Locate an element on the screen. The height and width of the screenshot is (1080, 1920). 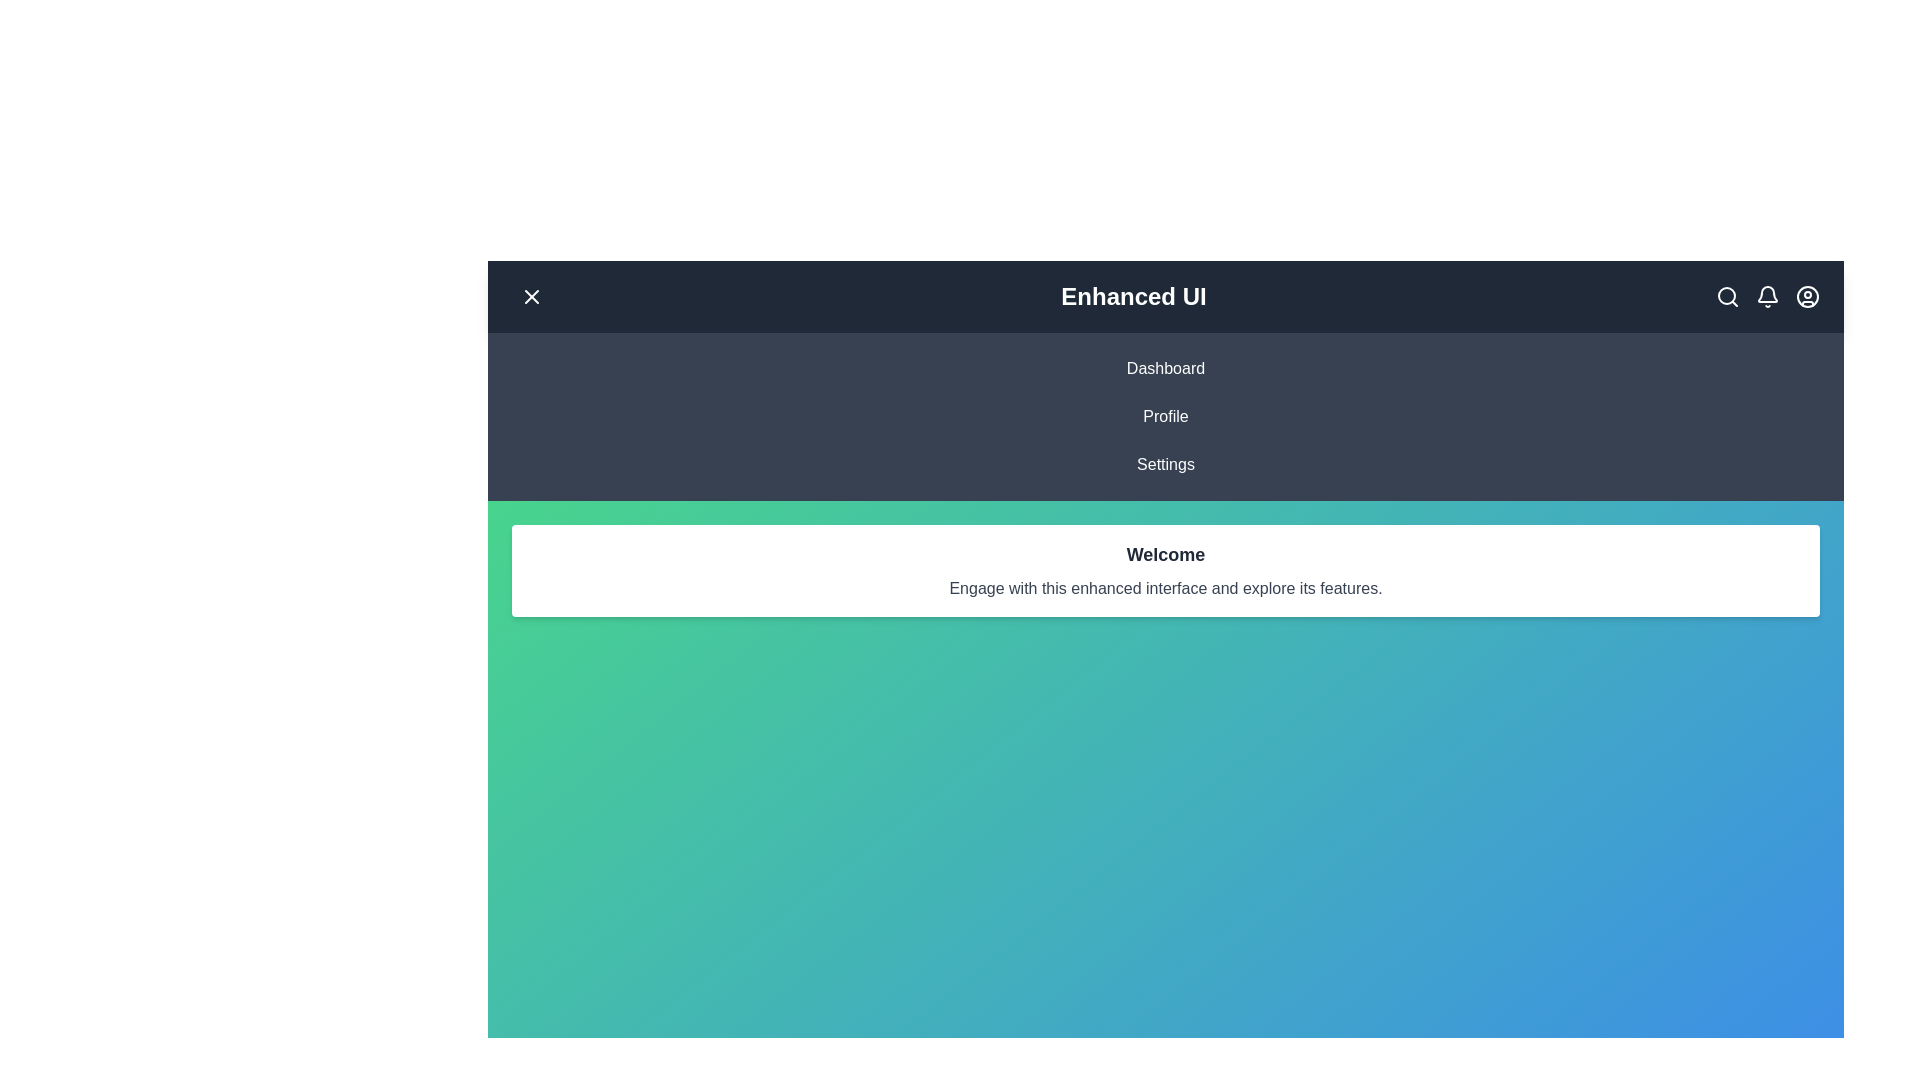
the 'Bell' icon to check notifications is located at coordinates (1767, 297).